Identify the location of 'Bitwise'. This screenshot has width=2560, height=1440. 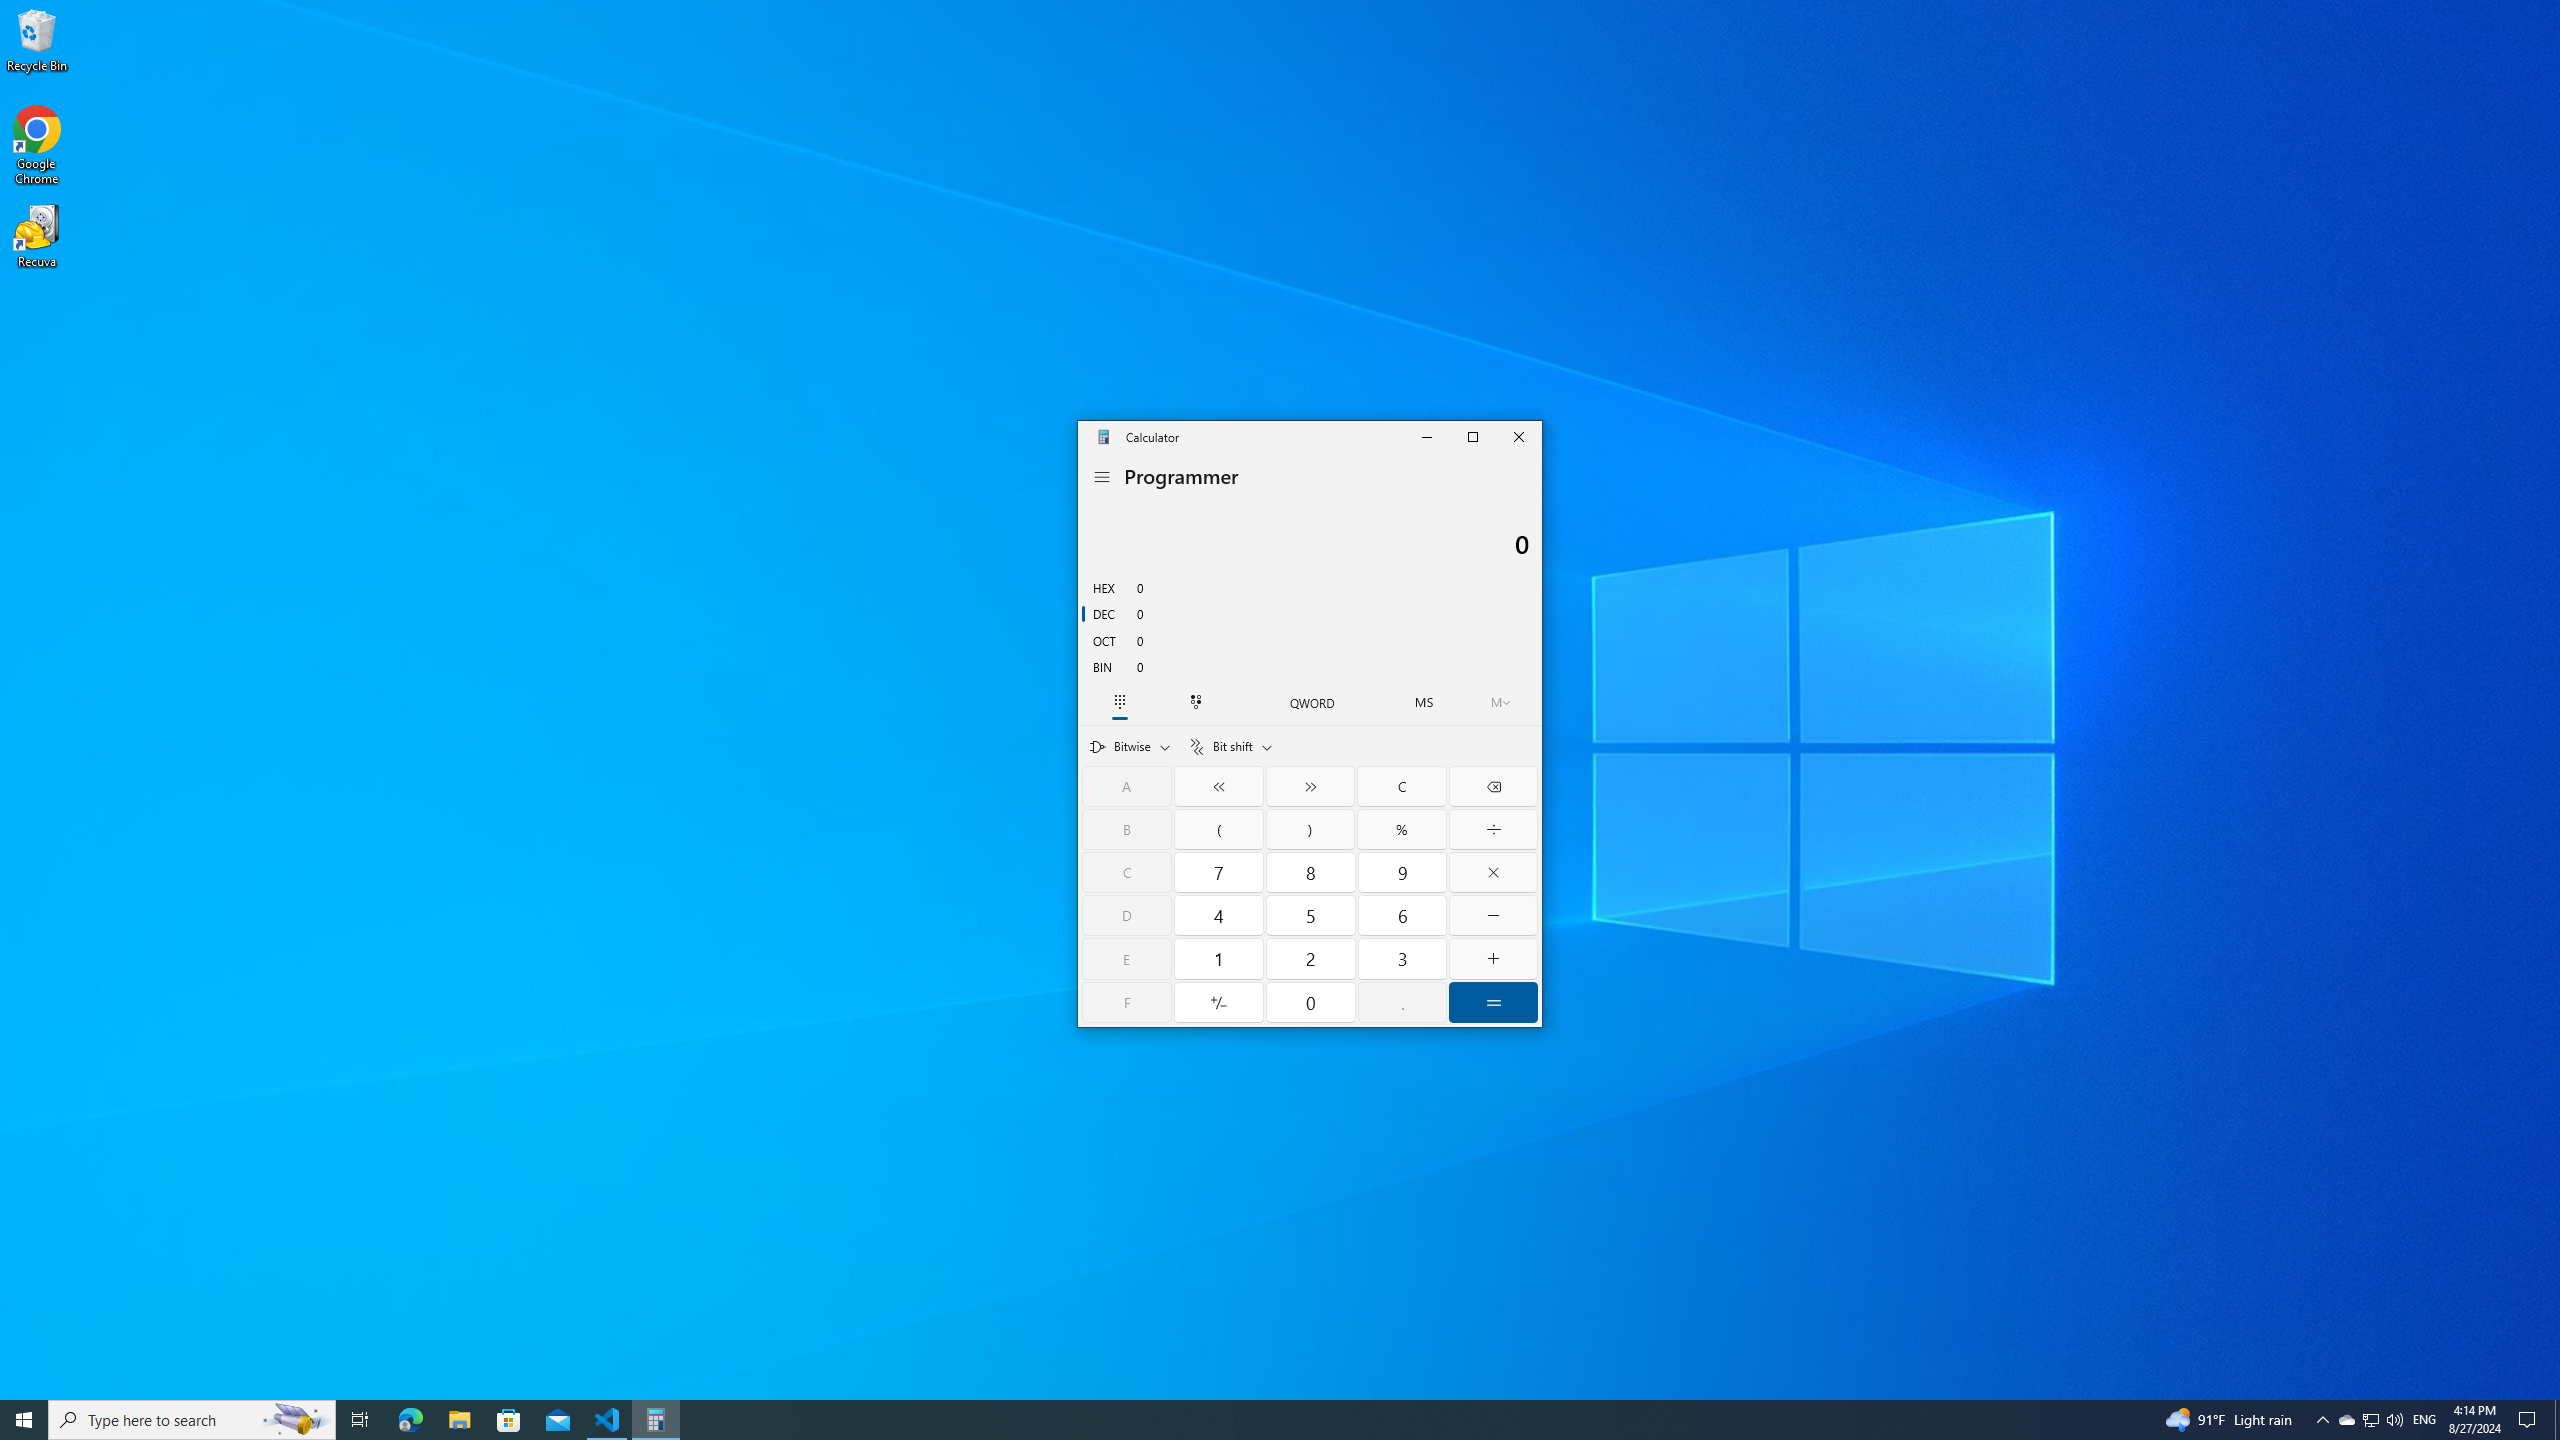
(1129, 744).